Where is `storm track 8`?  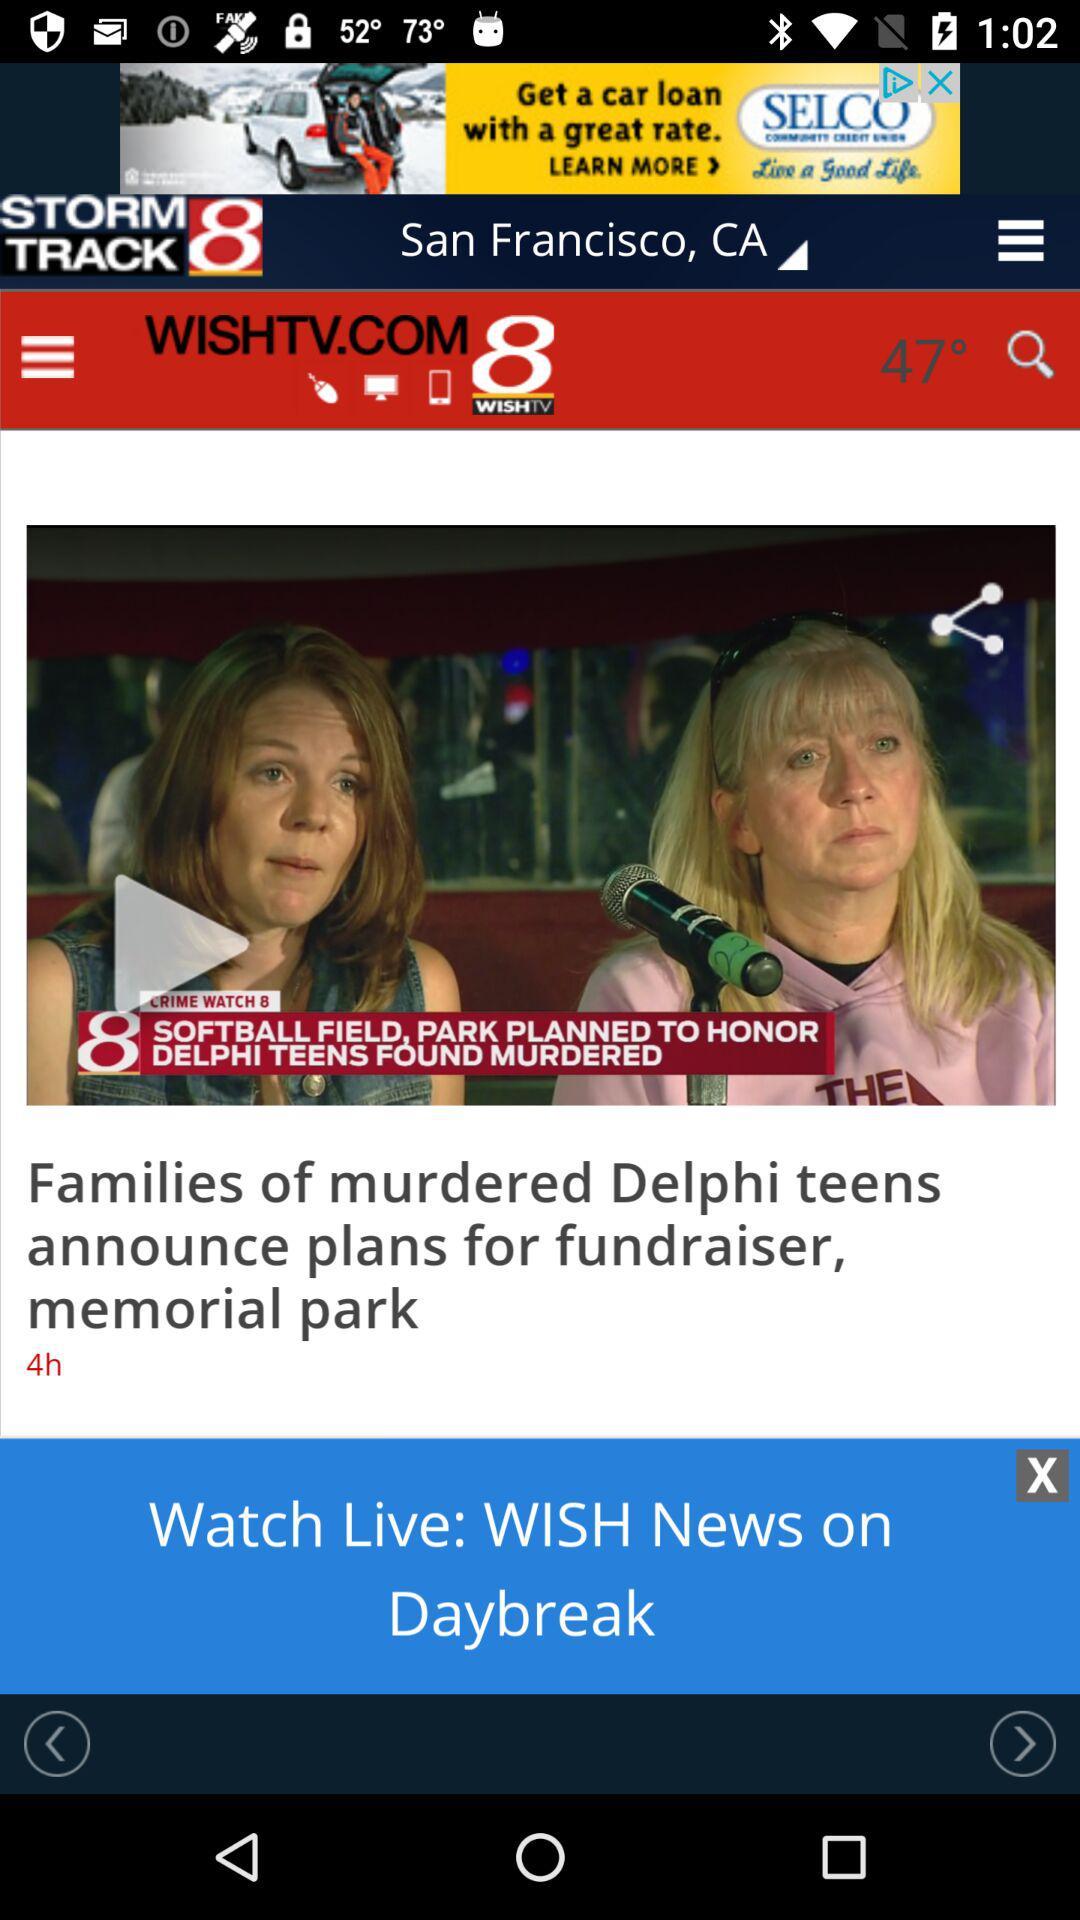 storm track 8 is located at coordinates (131, 240).